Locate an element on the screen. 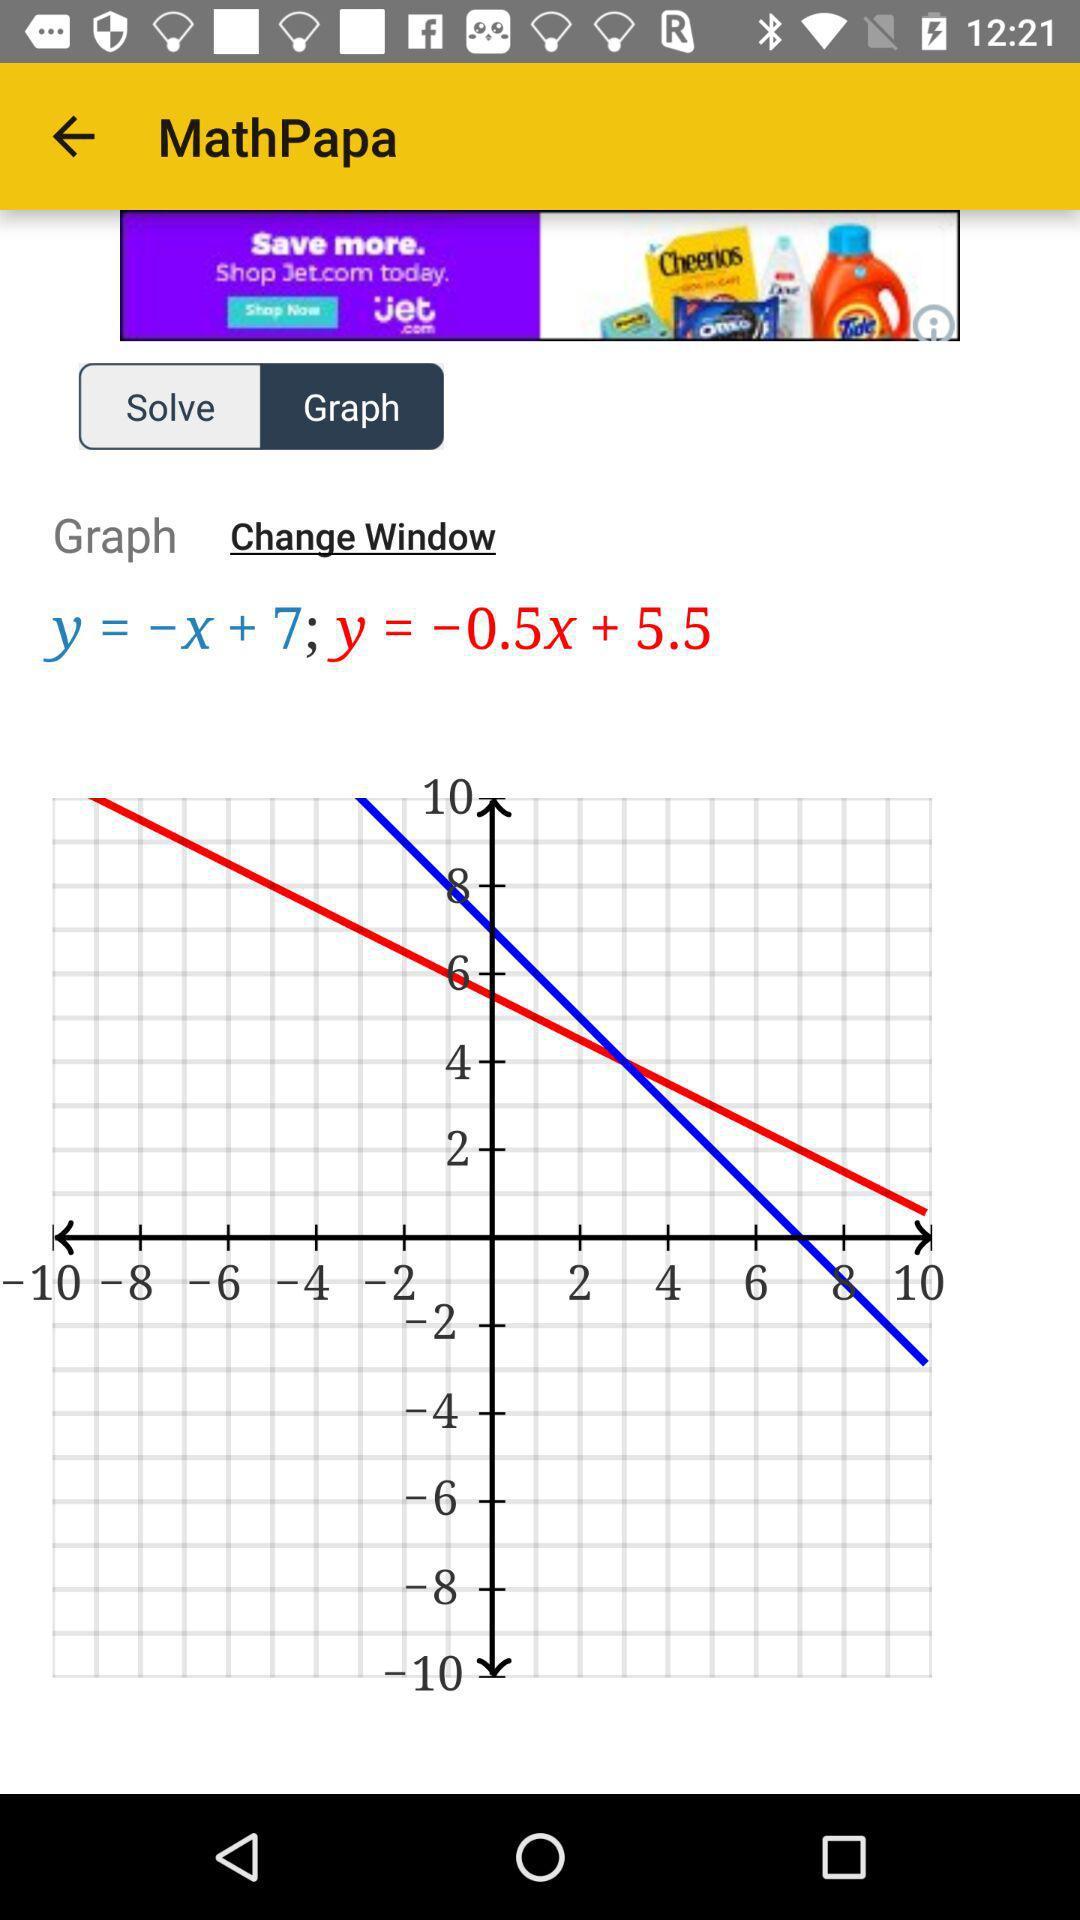  graph page is located at coordinates (540, 1196).